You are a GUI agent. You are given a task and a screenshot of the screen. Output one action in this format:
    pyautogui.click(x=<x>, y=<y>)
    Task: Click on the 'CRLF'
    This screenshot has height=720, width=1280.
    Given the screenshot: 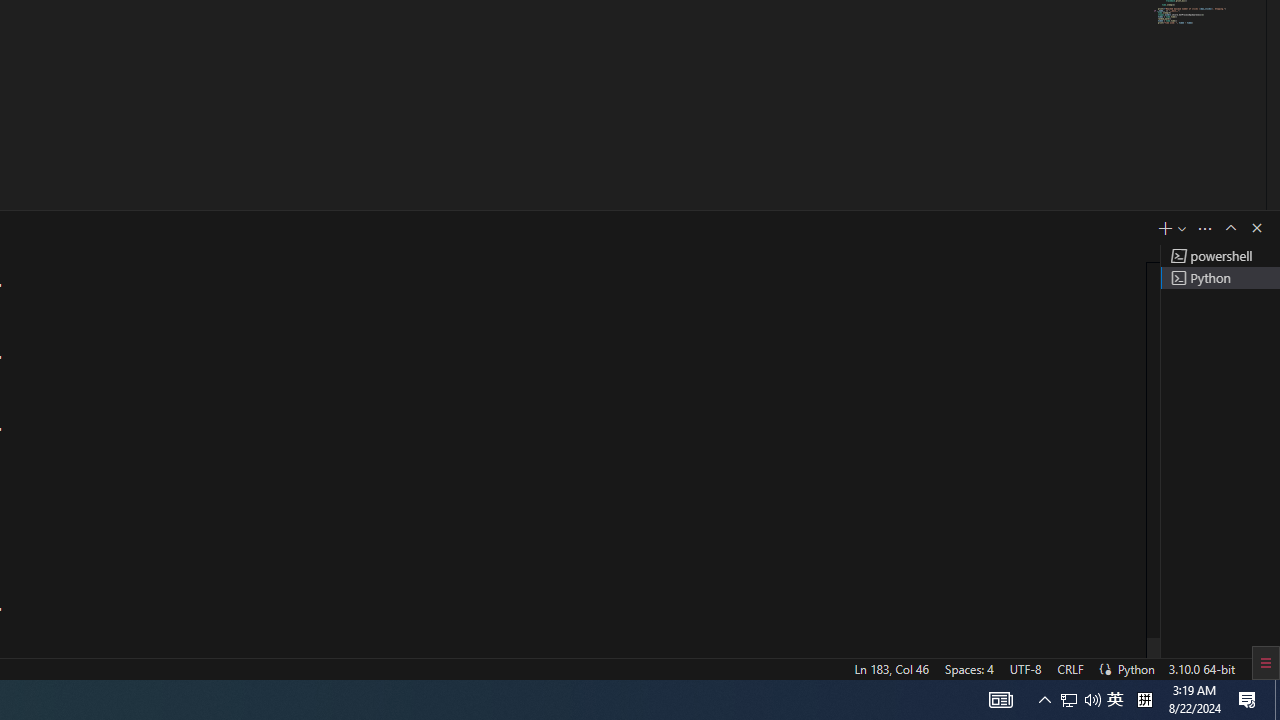 What is the action you would take?
    pyautogui.click(x=1069, y=668)
    